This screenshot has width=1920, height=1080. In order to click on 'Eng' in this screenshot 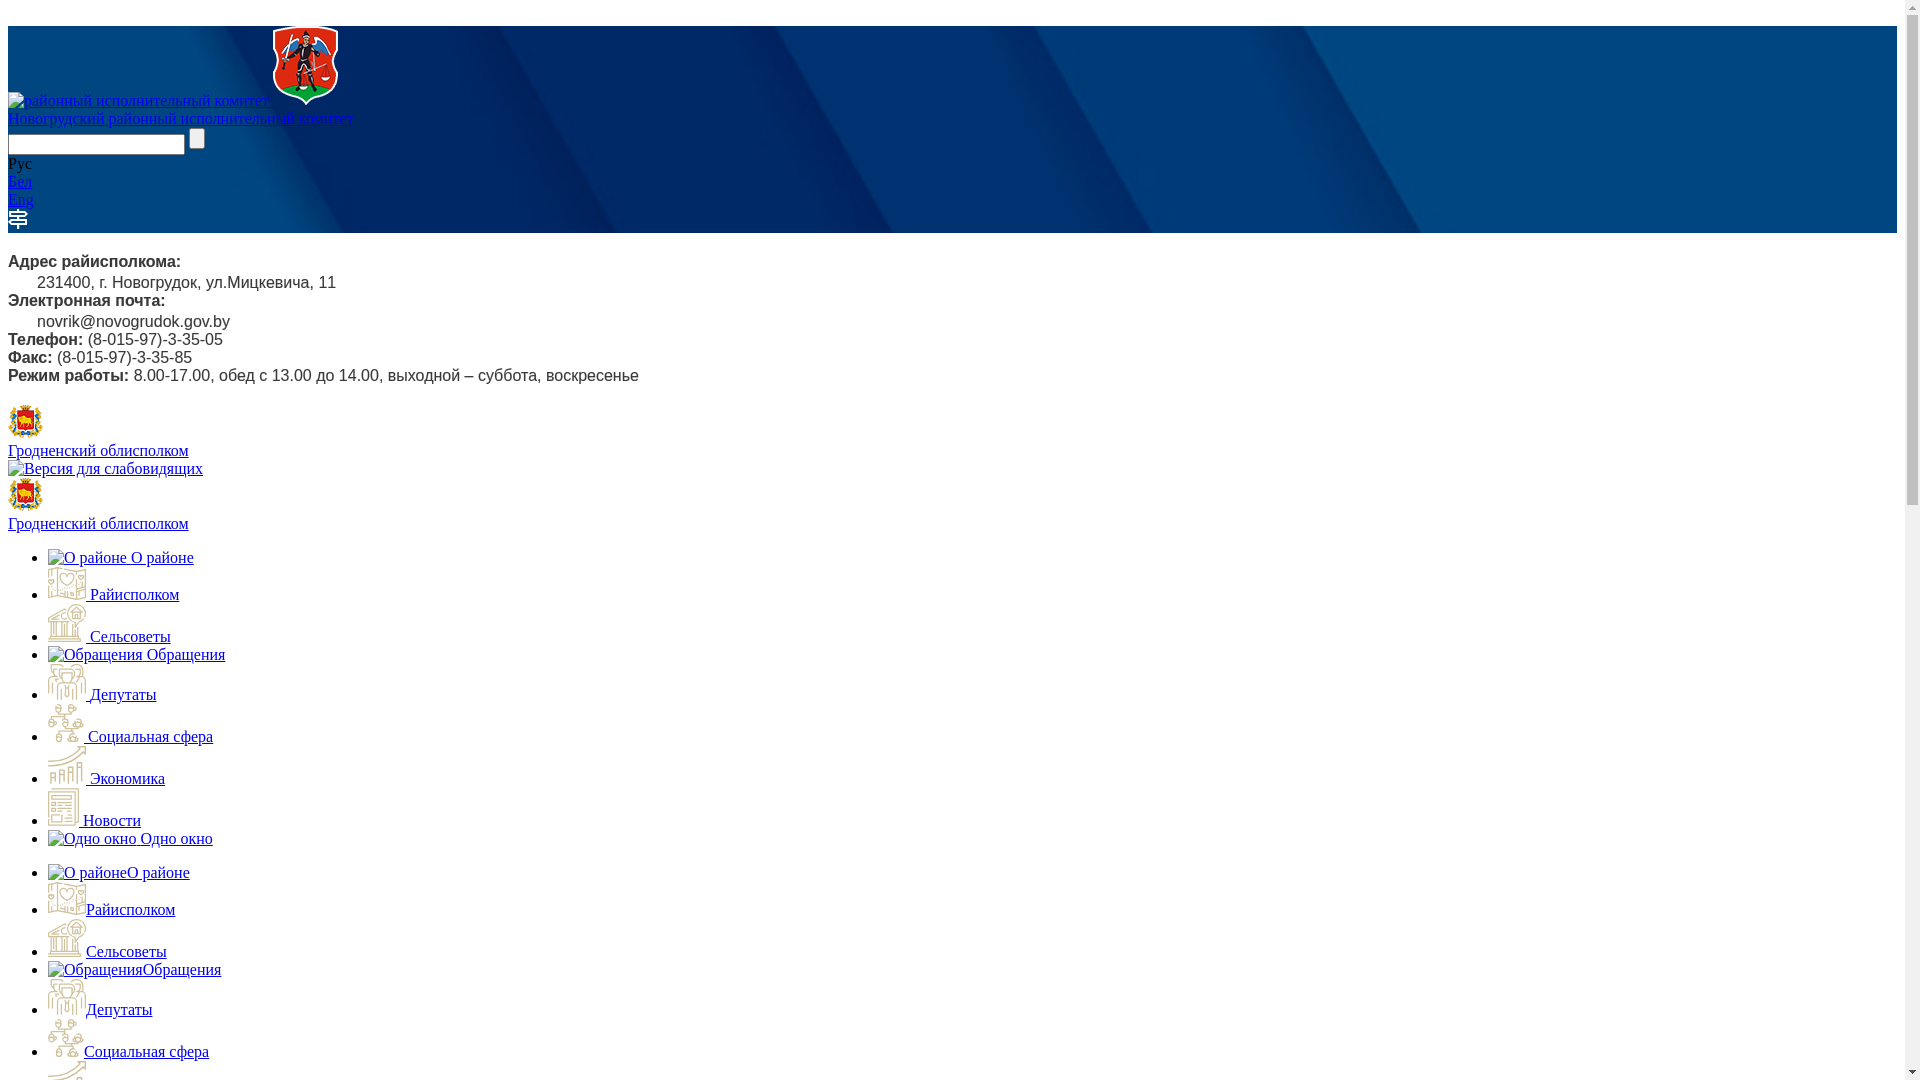, I will do `click(20, 199)`.